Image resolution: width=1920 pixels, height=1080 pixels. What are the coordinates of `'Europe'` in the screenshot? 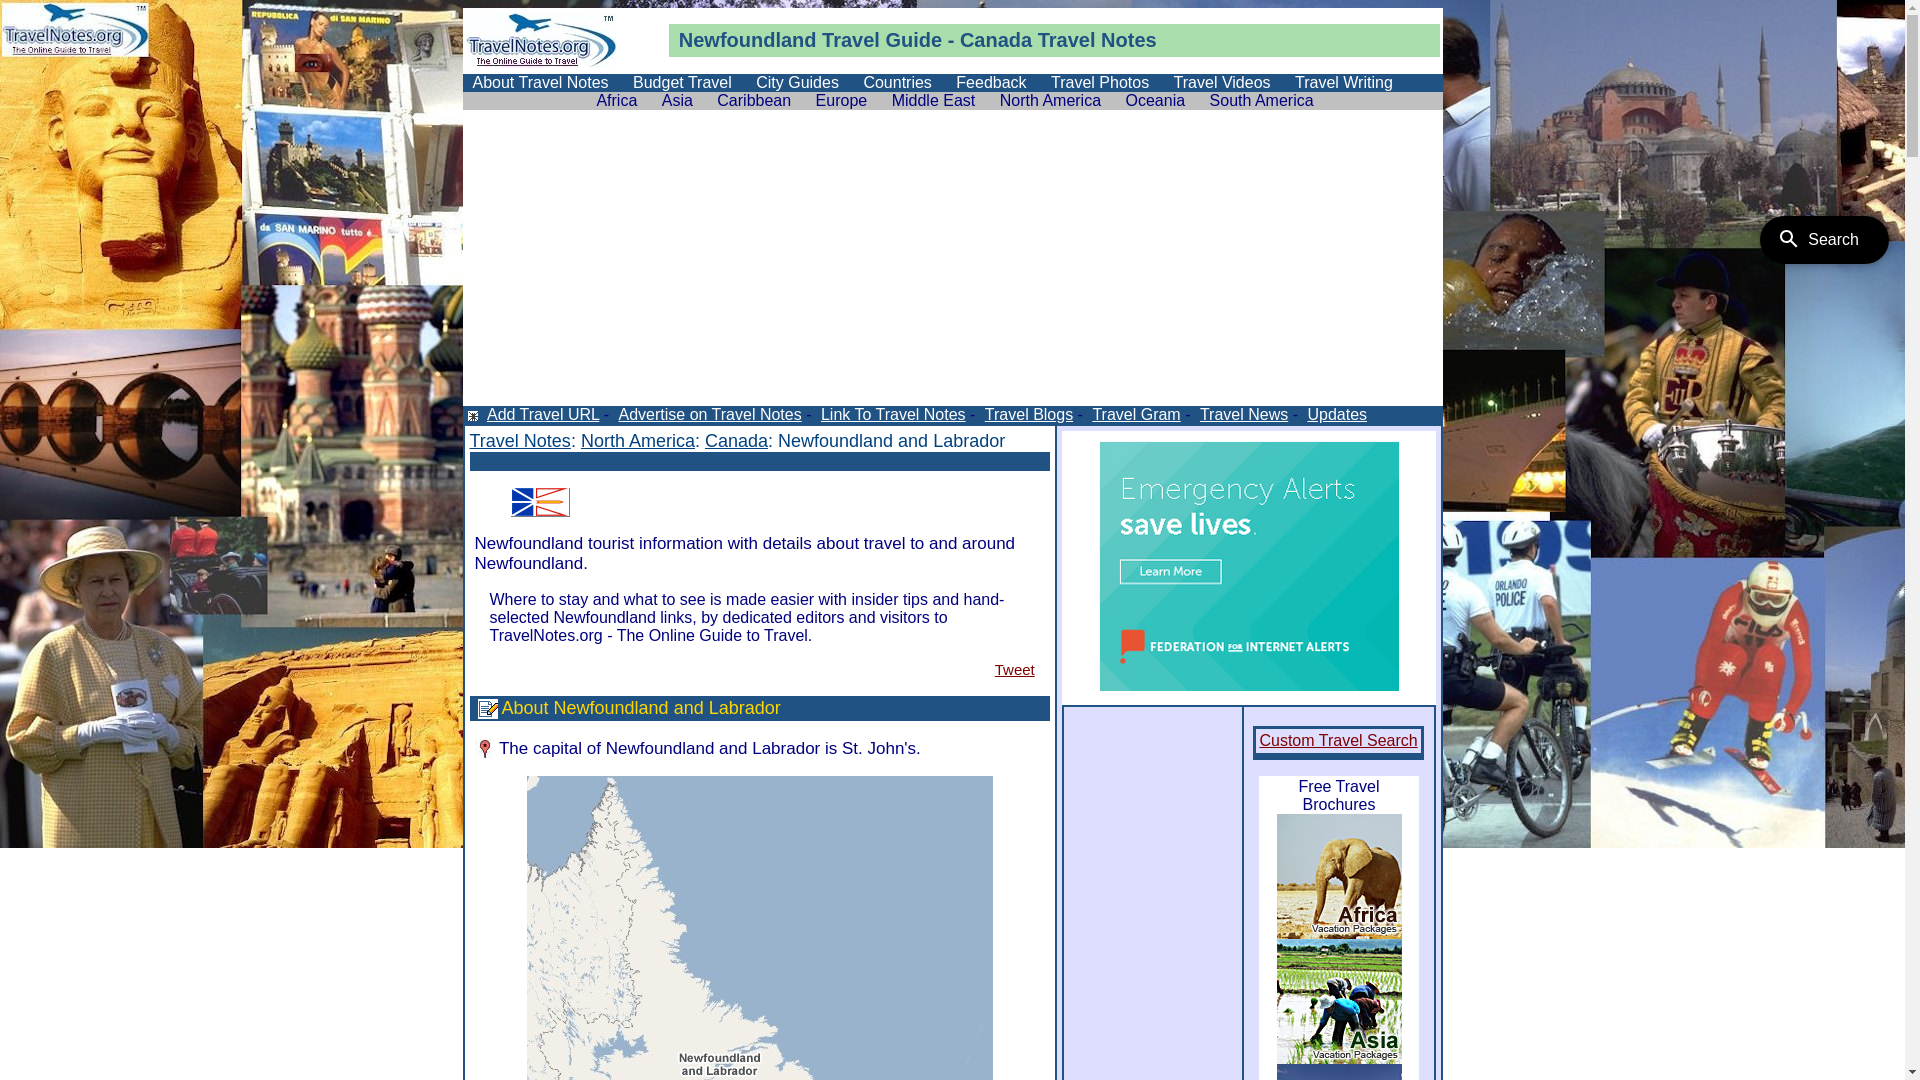 It's located at (841, 100).